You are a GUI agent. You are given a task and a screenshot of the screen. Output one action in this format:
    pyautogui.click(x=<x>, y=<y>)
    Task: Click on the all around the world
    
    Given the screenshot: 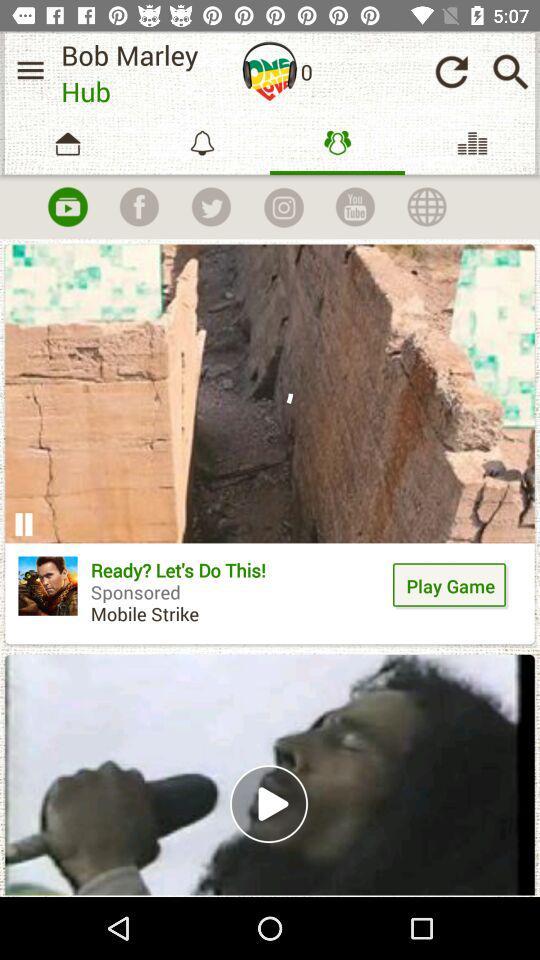 What is the action you would take?
    pyautogui.click(x=426, y=207)
    